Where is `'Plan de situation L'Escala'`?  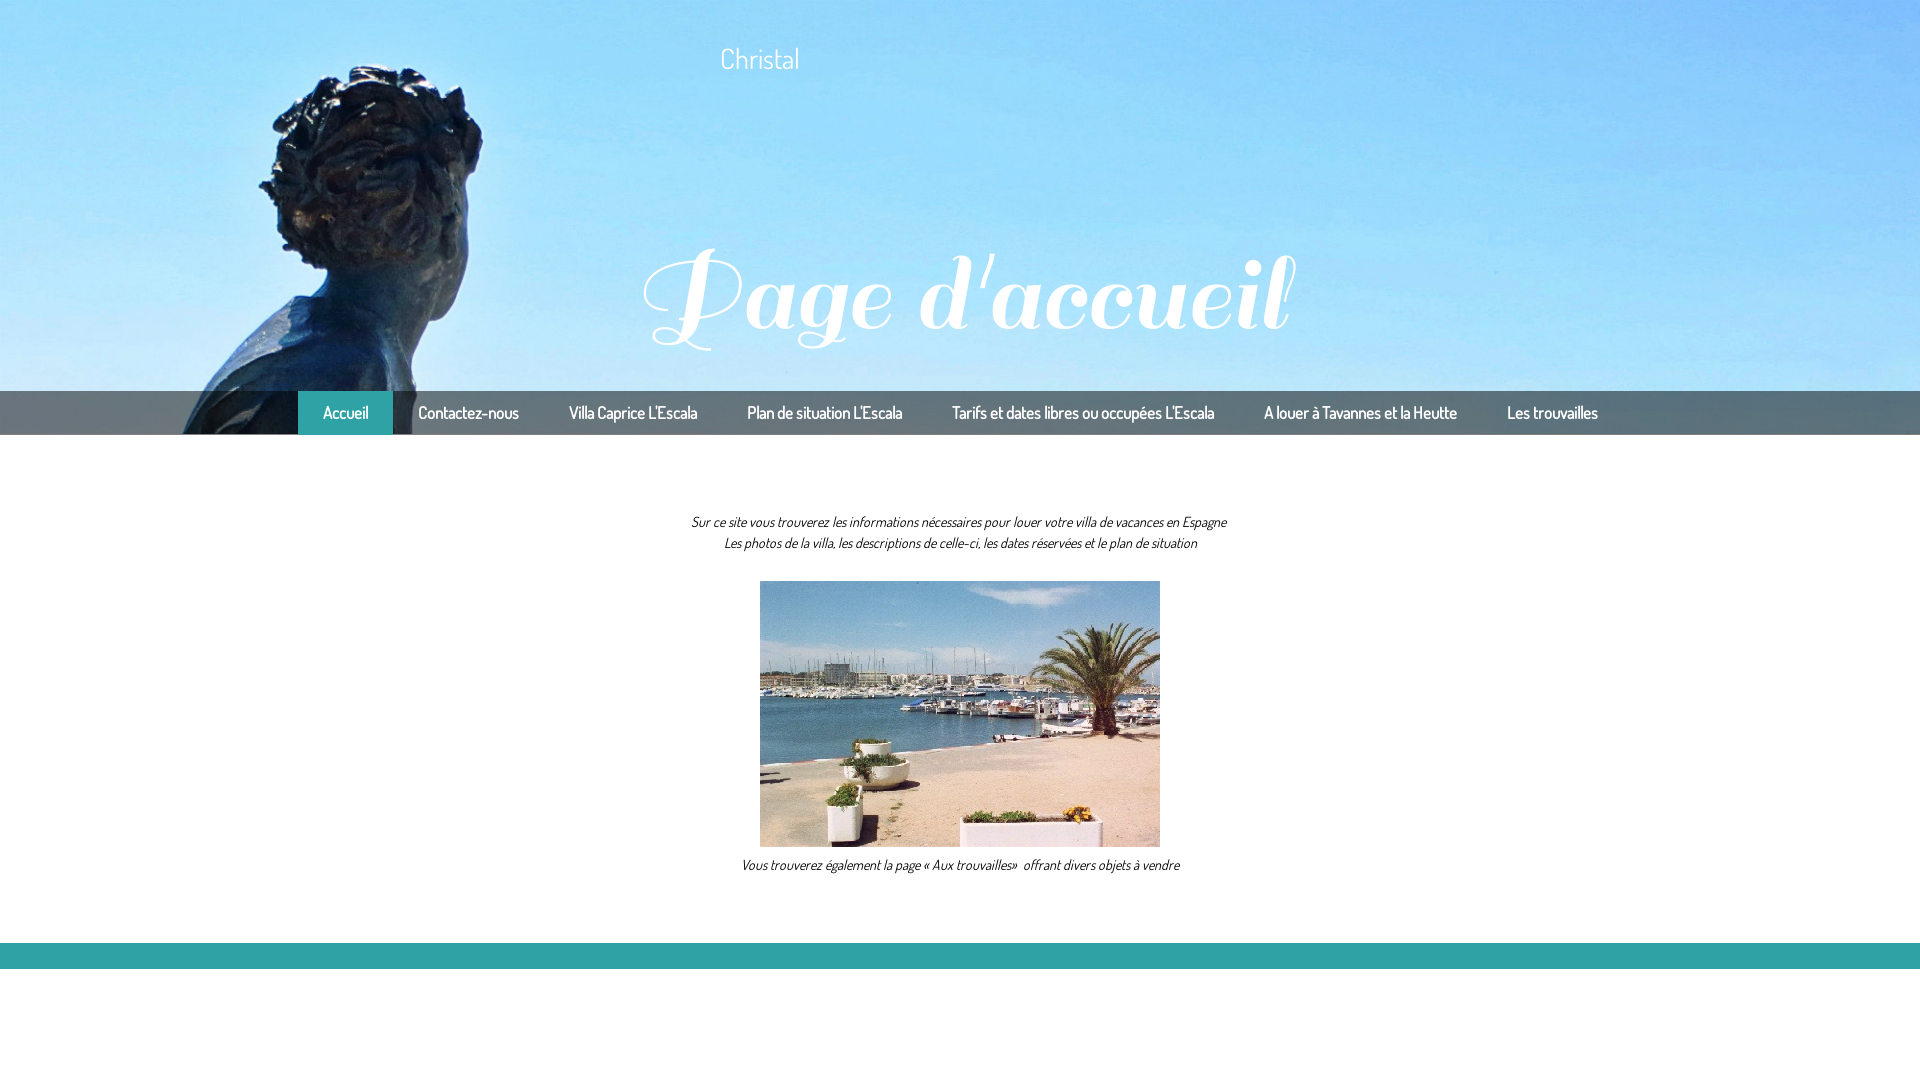
'Plan de situation L'Escala' is located at coordinates (824, 411).